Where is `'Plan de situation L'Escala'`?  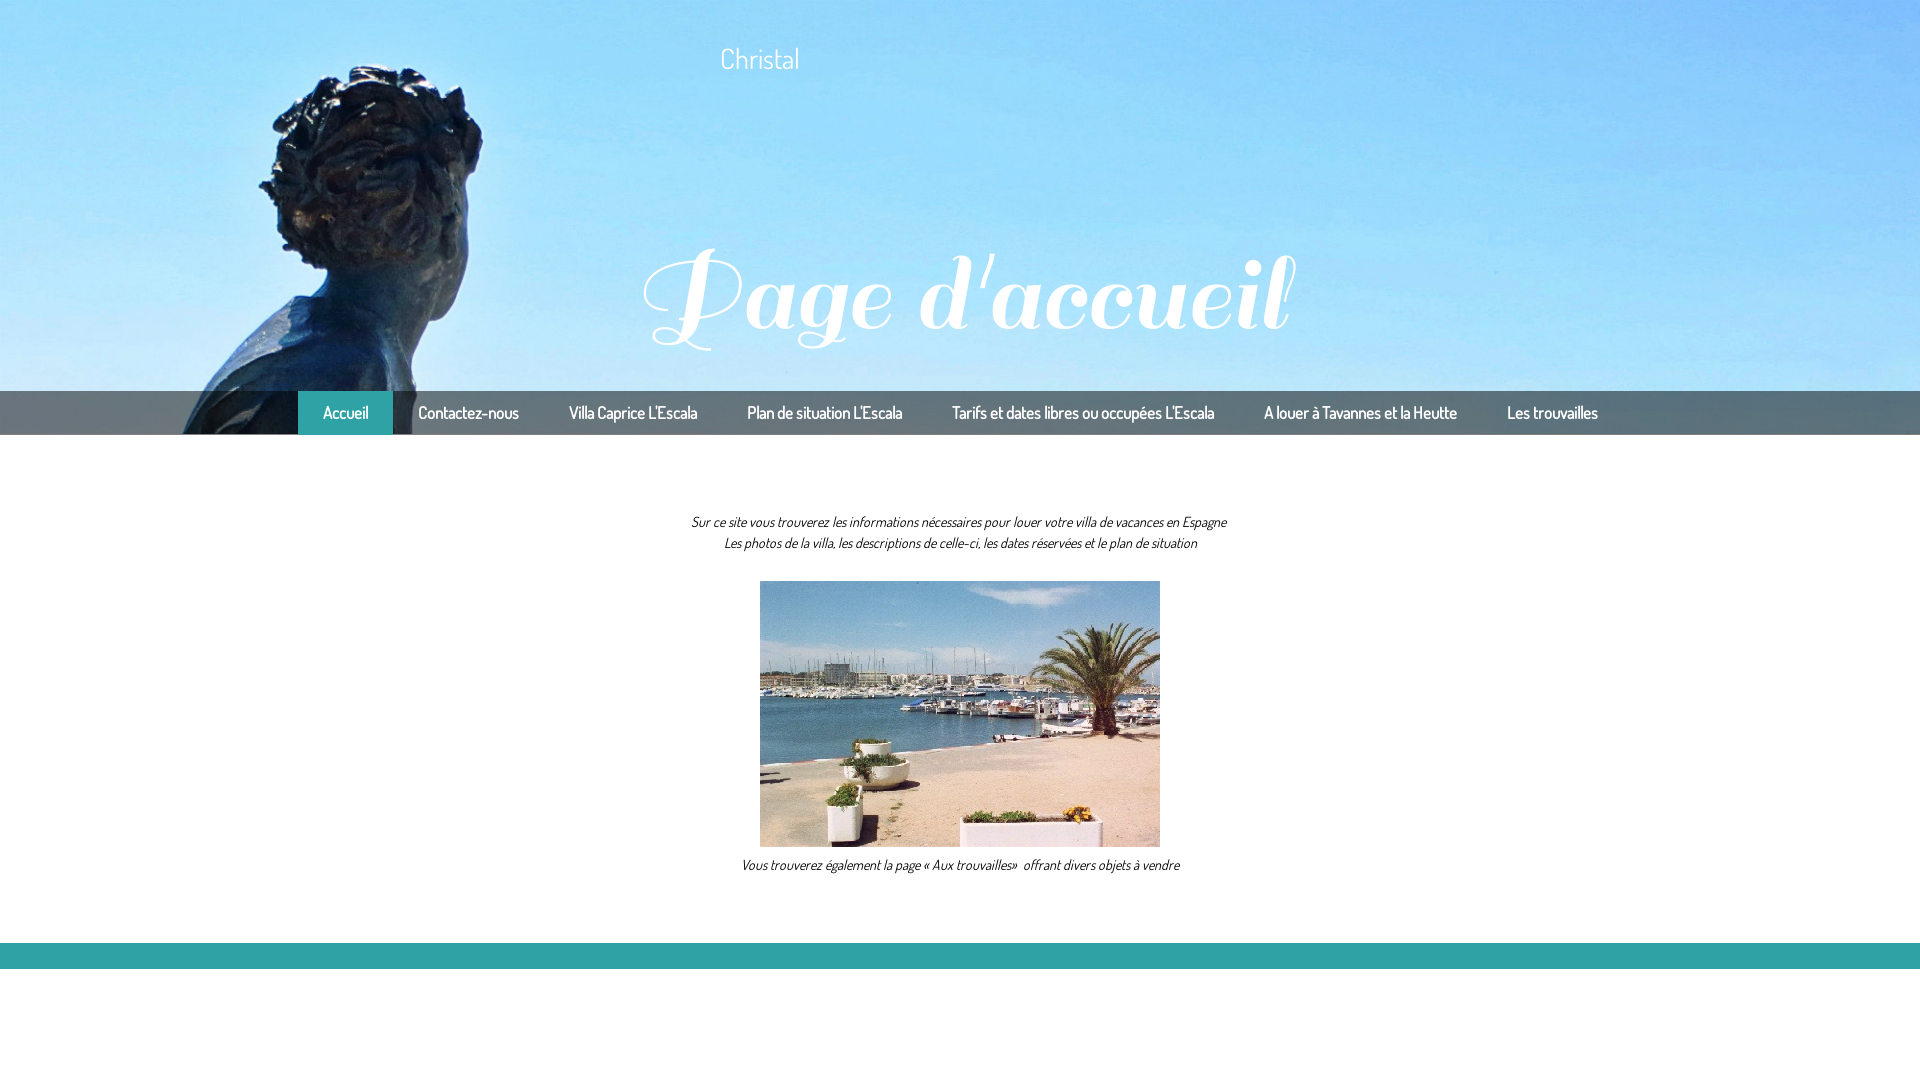
'Plan de situation L'Escala' is located at coordinates (824, 411).